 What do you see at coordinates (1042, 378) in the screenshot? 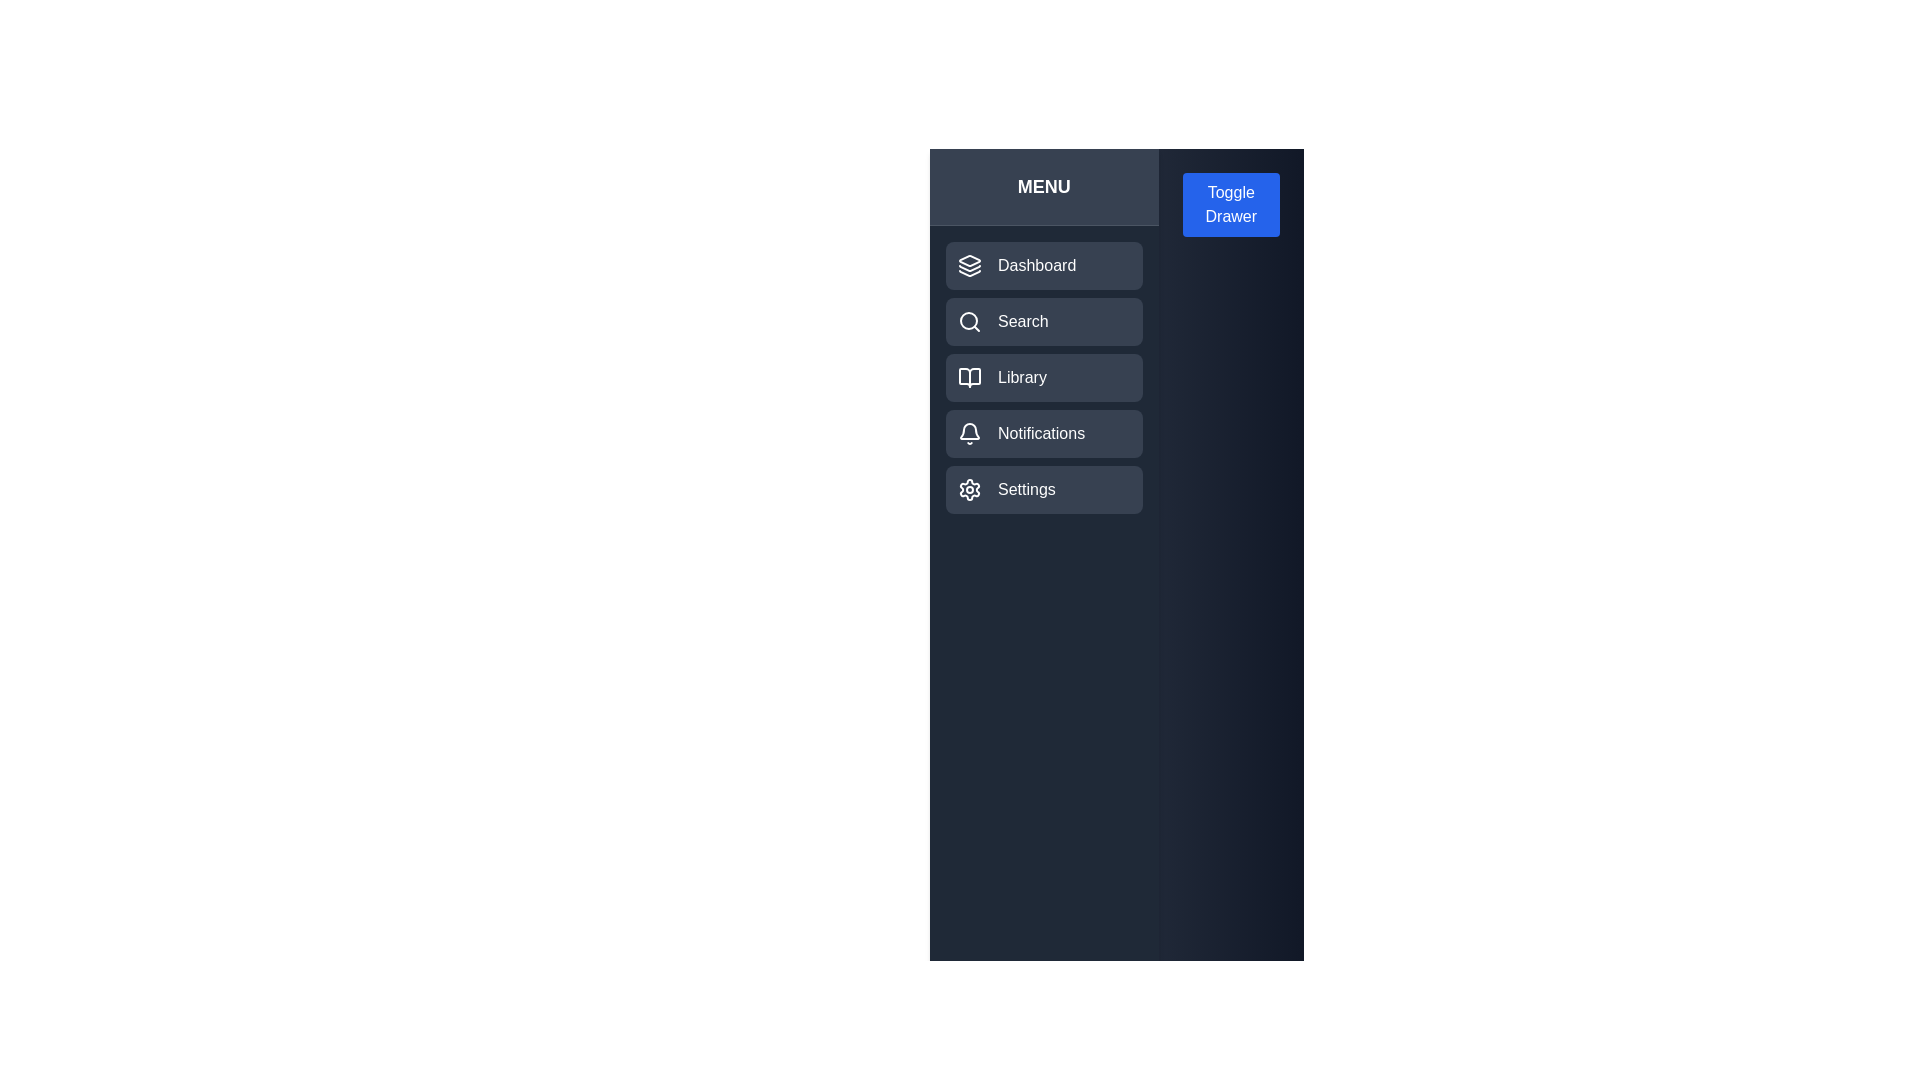
I see `the menu item labeled Library` at bounding box center [1042, 378].